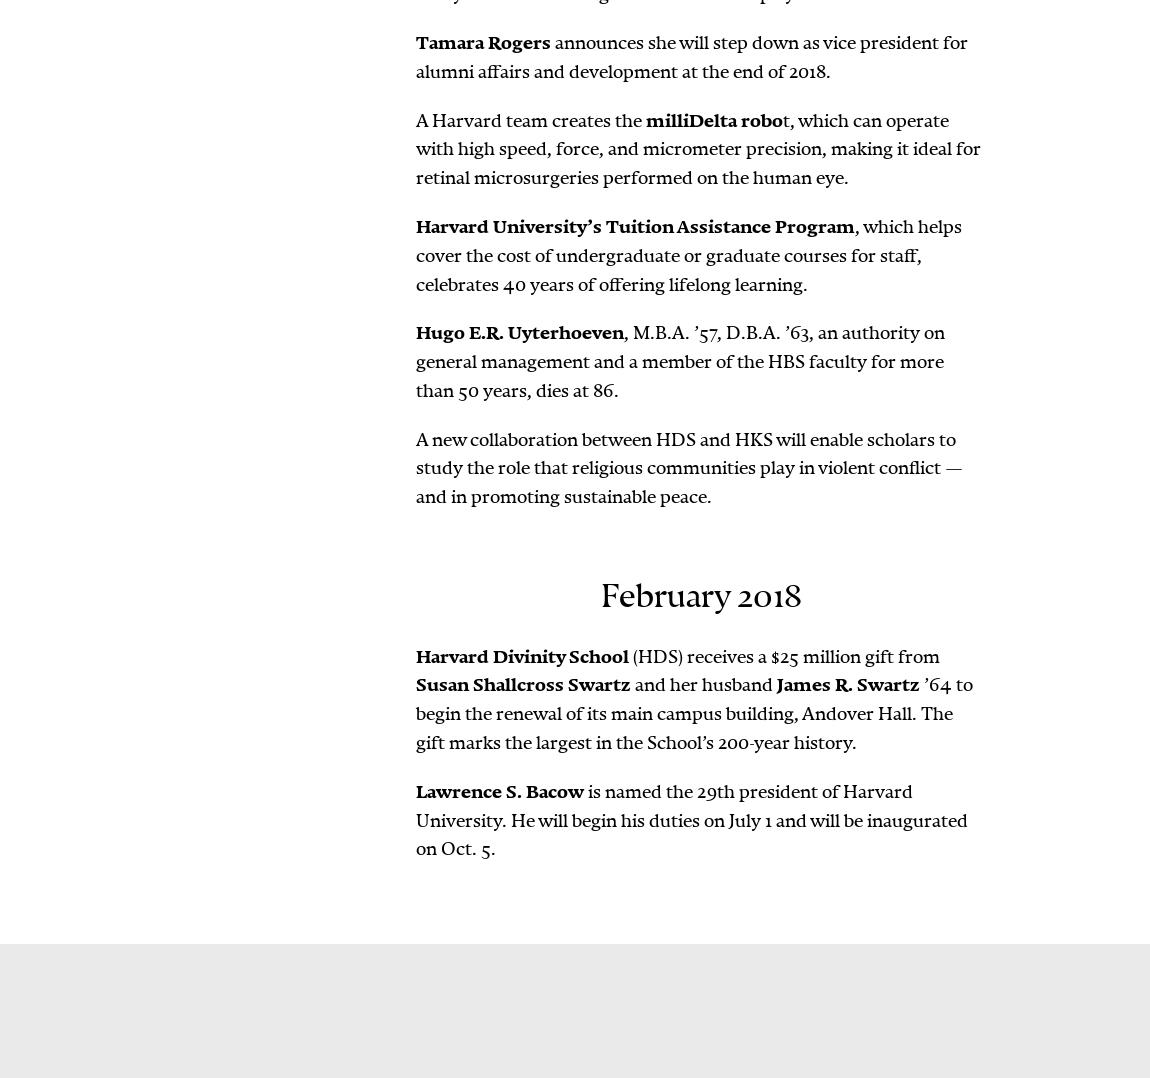 The image size is (1150, 1078). What do you see at coordinates (690, 820) in the screenshot?
I see `'is named the 29th president of Harvard University. He will begin his duties on July 1 and will be inaugurated on Oct. 5.'` at bounding box center [690, 820].